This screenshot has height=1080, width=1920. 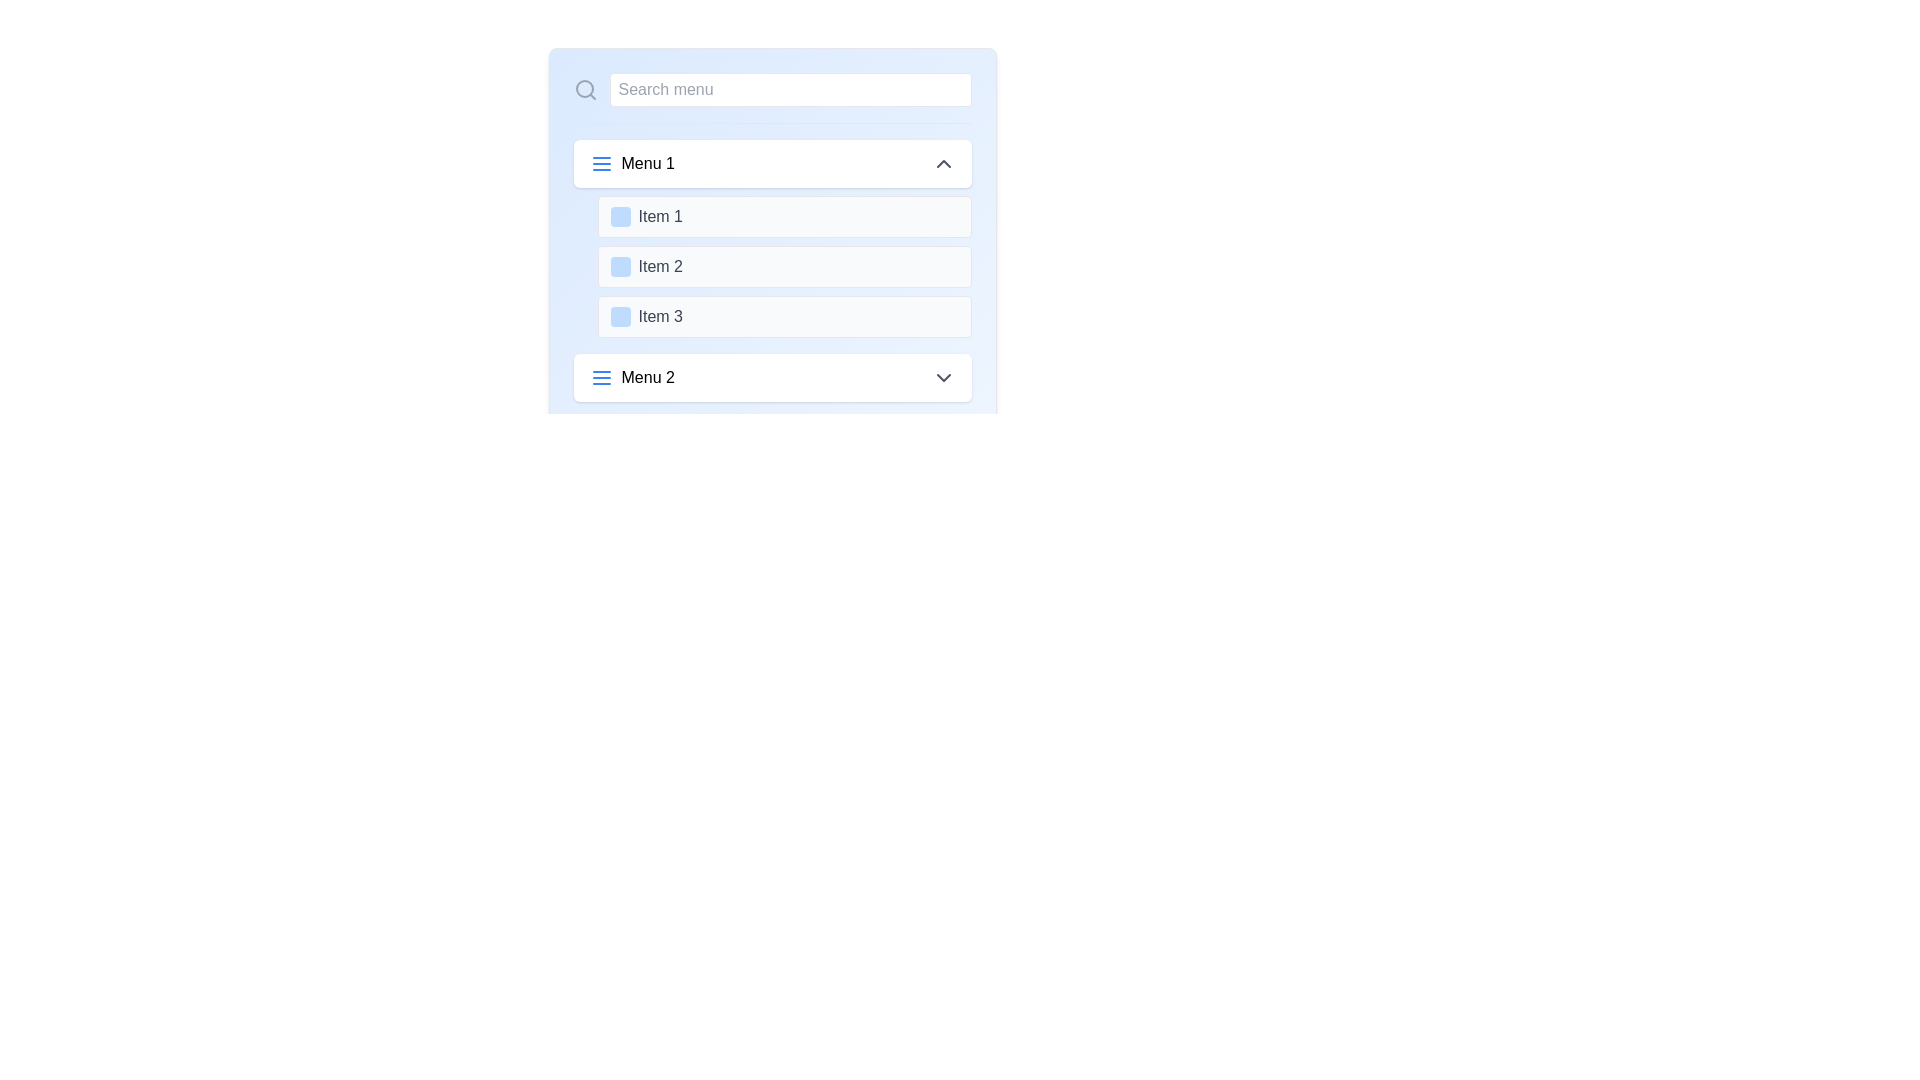 What do you see at coordinates (648, 378) in the screenshot?
I see `the position of the 'Menu 2' text label within the vertical list of menu options to understand the menu structure` at bounding box center [648, 378].